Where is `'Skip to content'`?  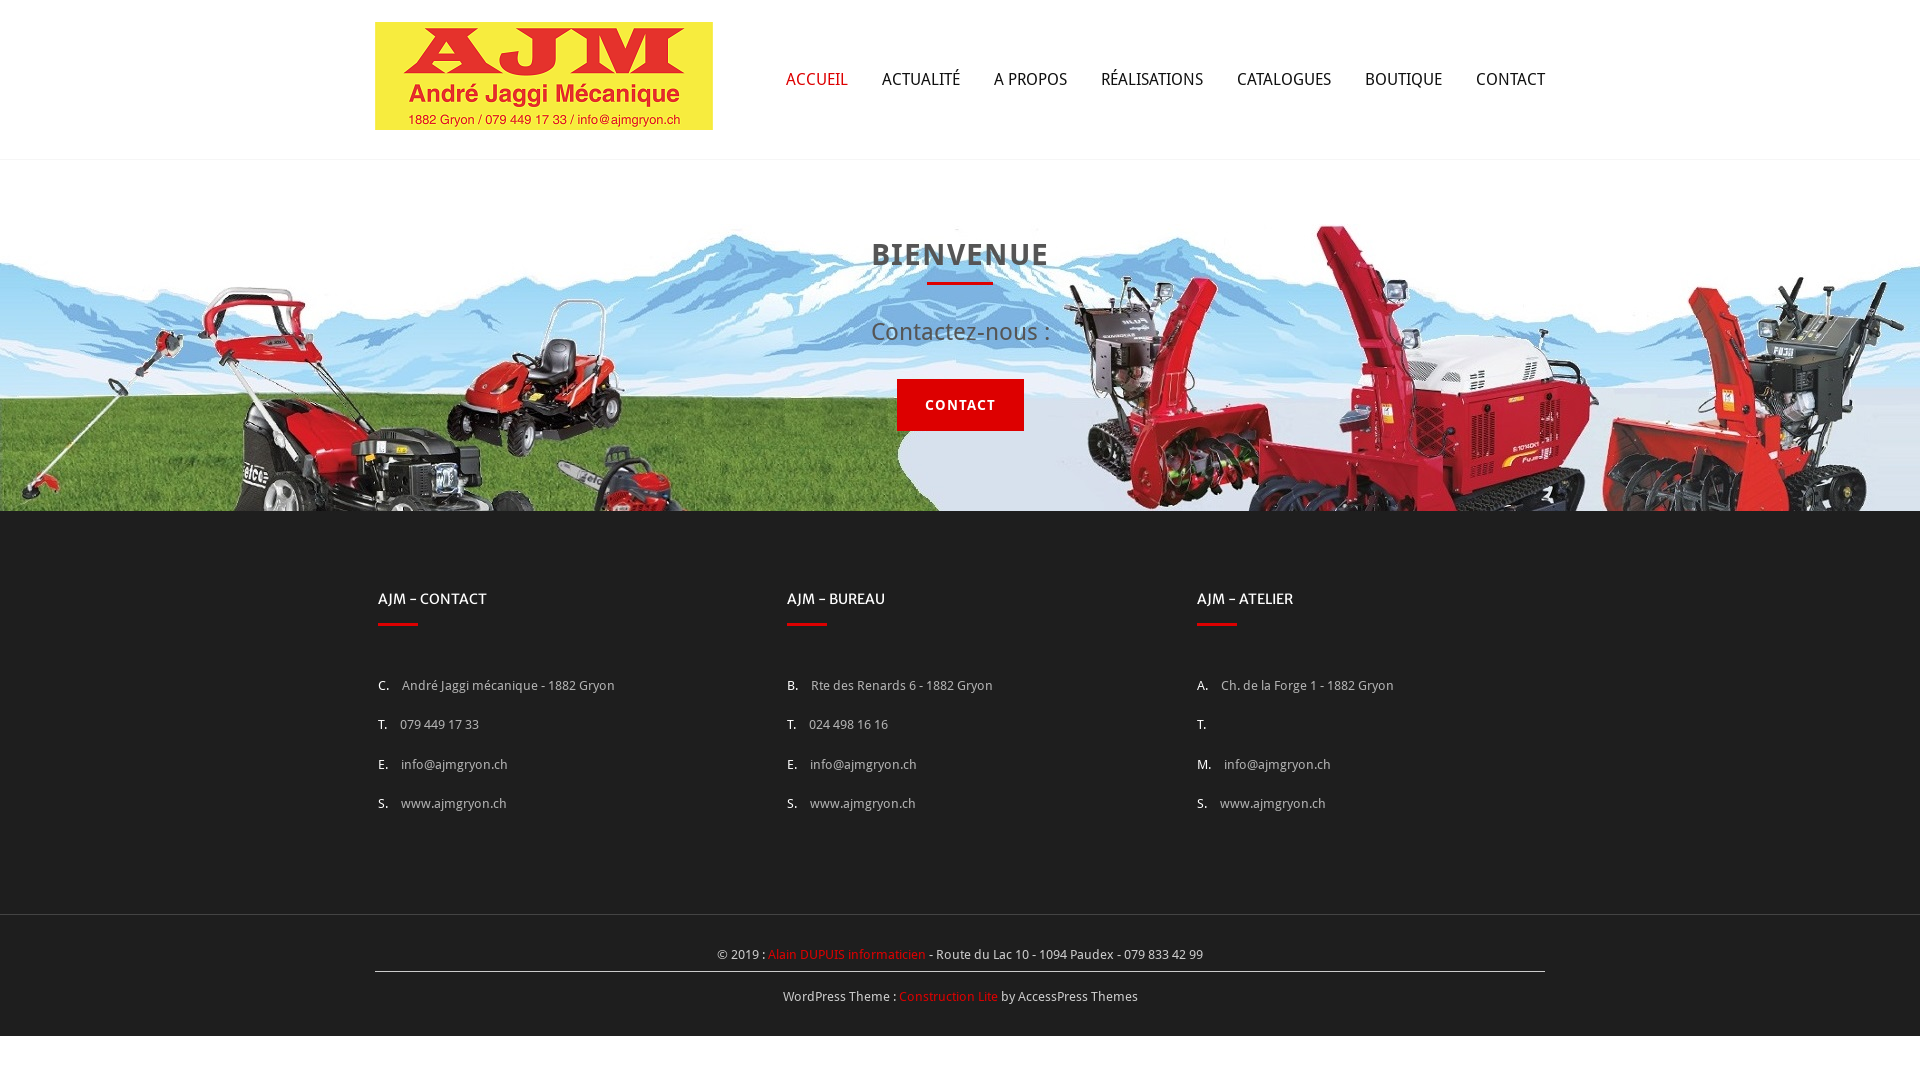
'Skip to content' is located at coordinates (0, 0).